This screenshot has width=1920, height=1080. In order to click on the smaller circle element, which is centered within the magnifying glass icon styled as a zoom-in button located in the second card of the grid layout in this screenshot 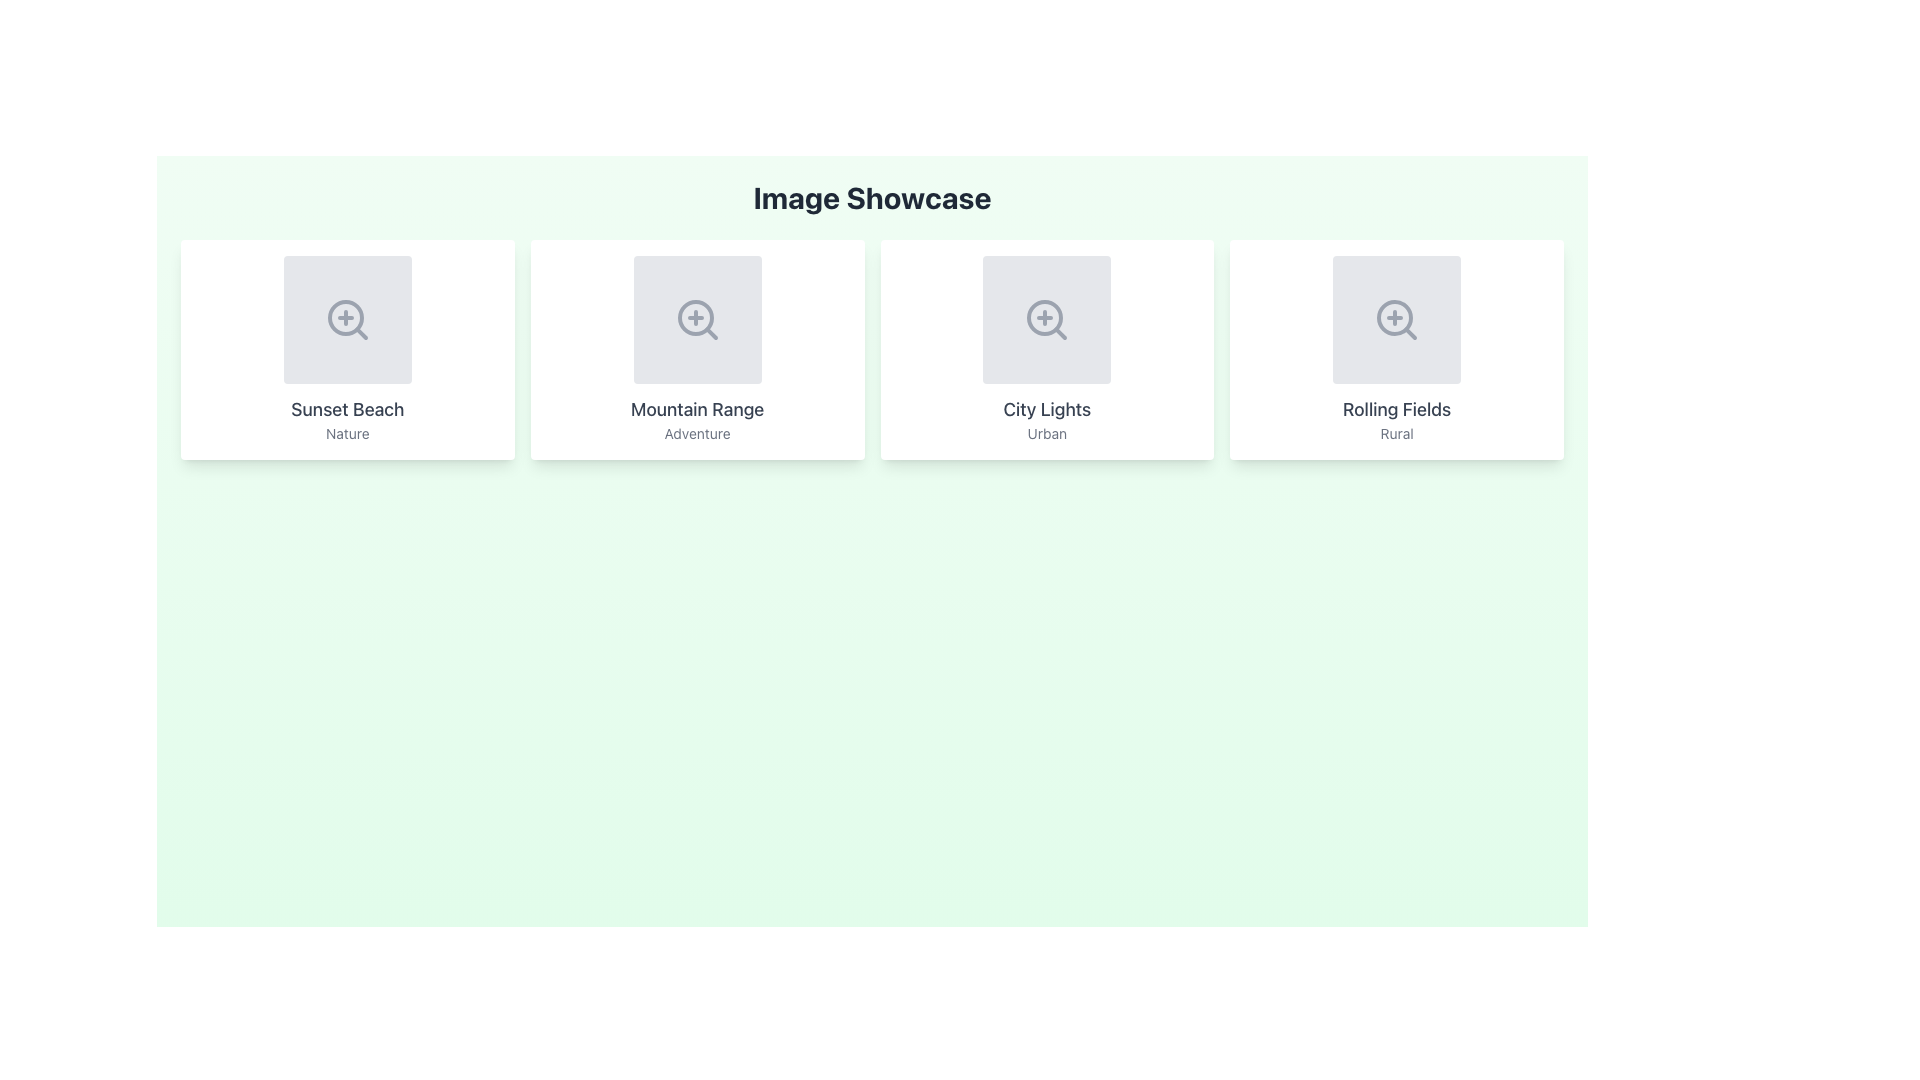, I will do `click(695, 316)`.